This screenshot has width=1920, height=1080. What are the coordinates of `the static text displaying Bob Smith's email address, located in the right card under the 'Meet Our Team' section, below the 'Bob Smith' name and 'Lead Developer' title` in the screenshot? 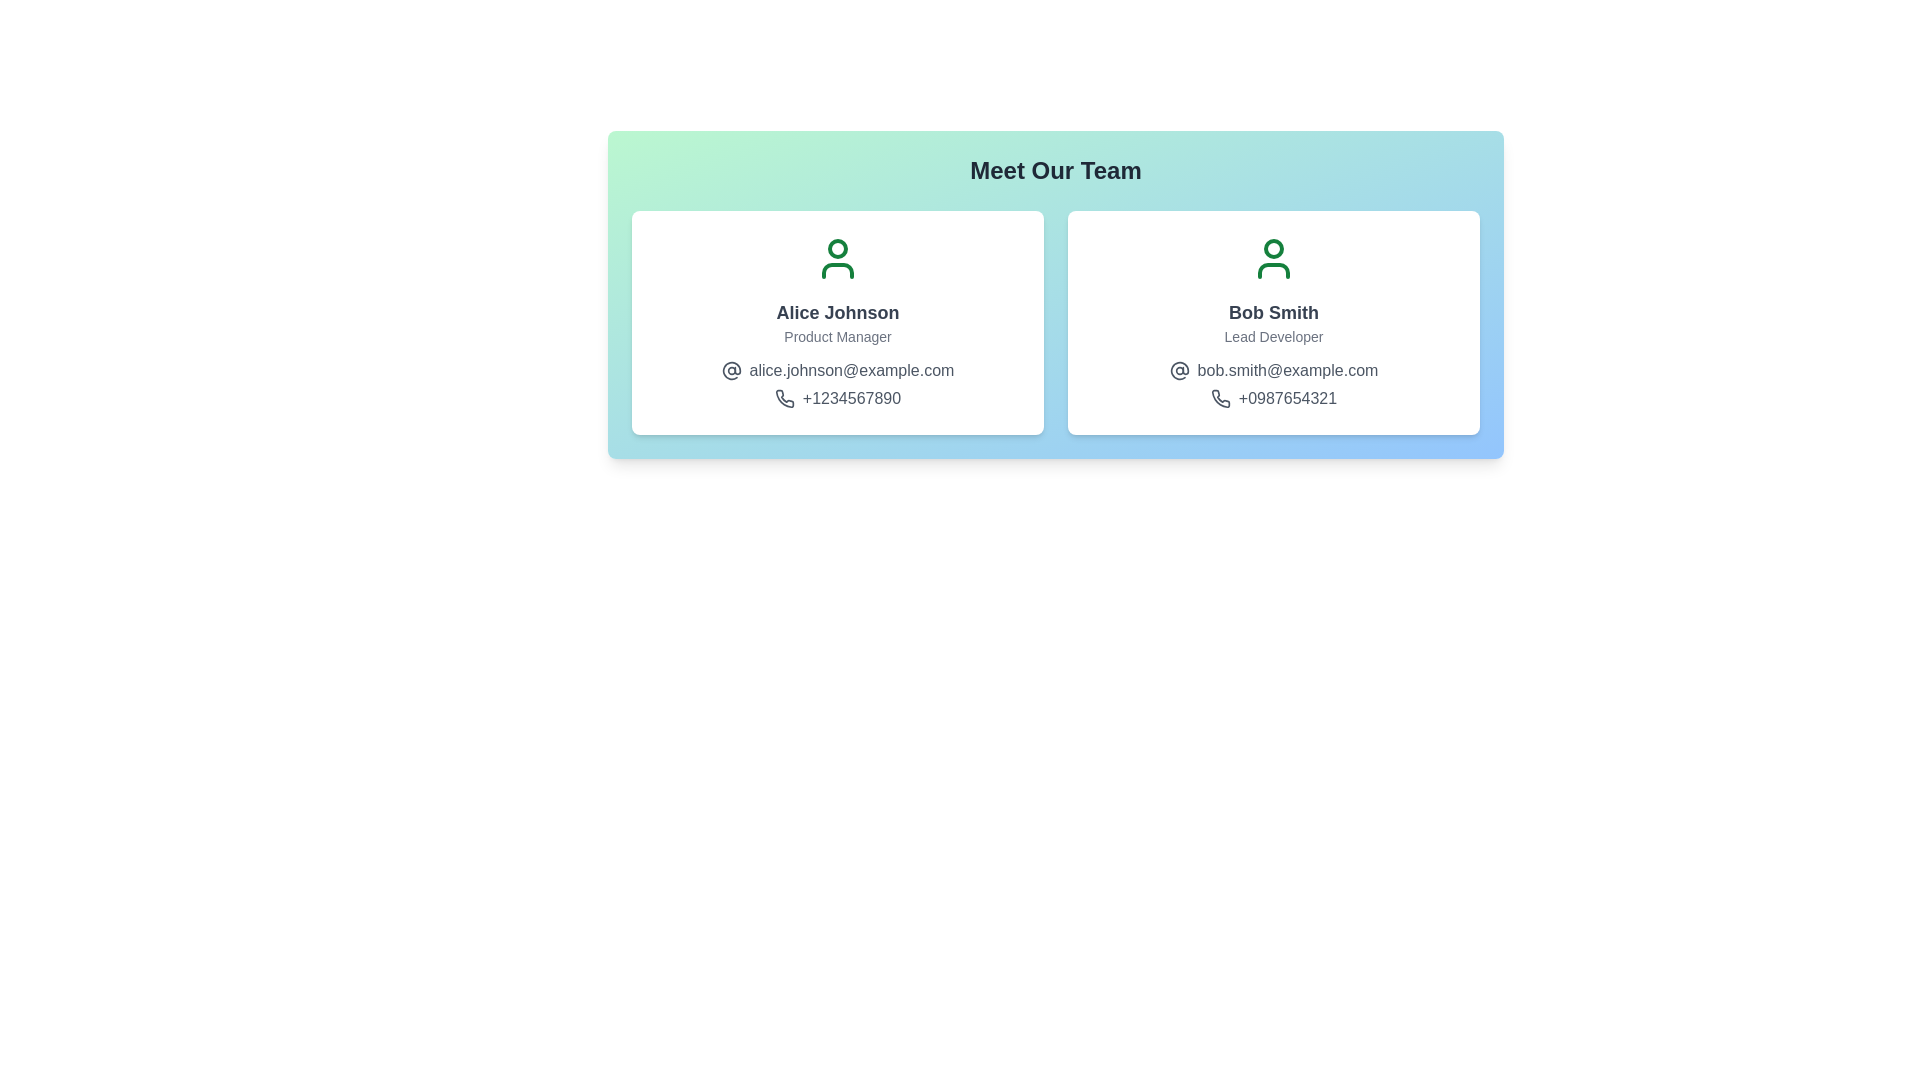 It's located at (1287, 370).